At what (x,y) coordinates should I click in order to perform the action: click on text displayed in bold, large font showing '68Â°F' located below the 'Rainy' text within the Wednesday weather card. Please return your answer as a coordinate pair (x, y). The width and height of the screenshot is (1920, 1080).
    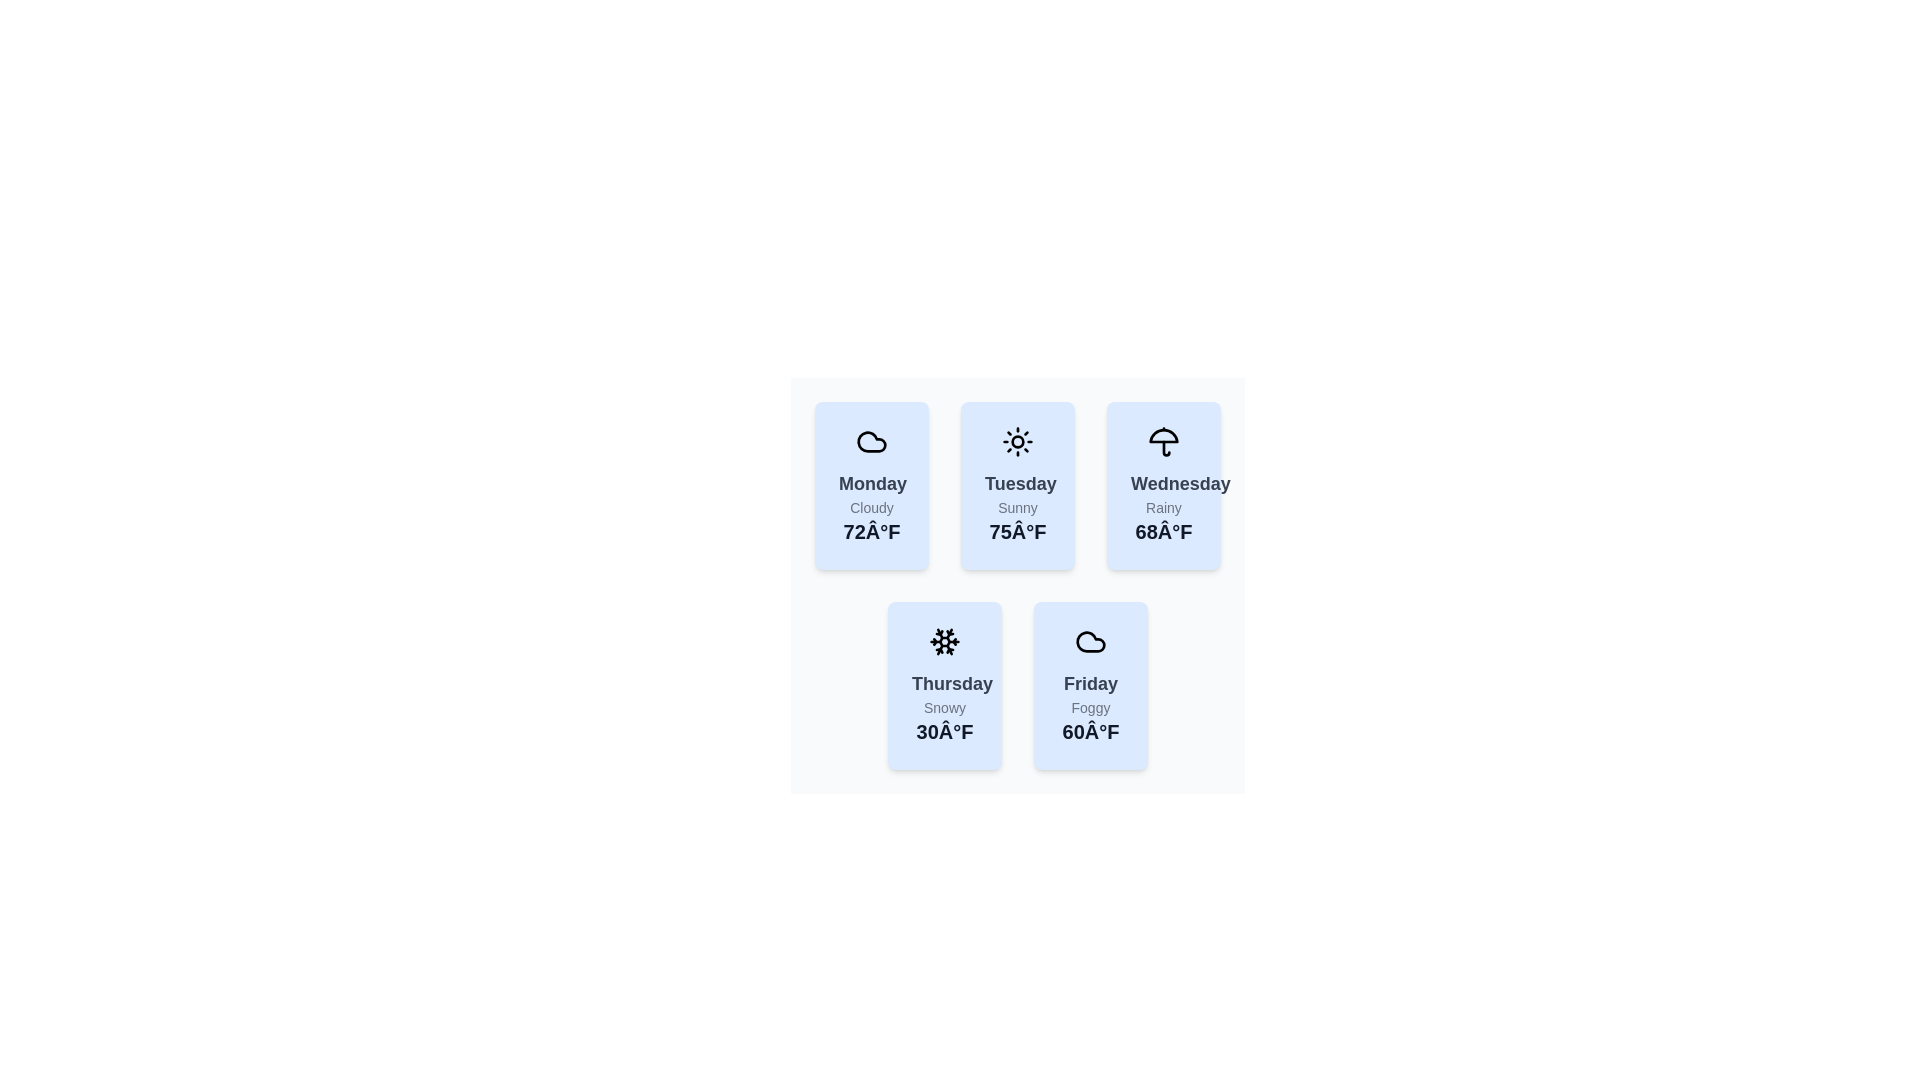
    Looking at the image, I should click on (1163, 531).